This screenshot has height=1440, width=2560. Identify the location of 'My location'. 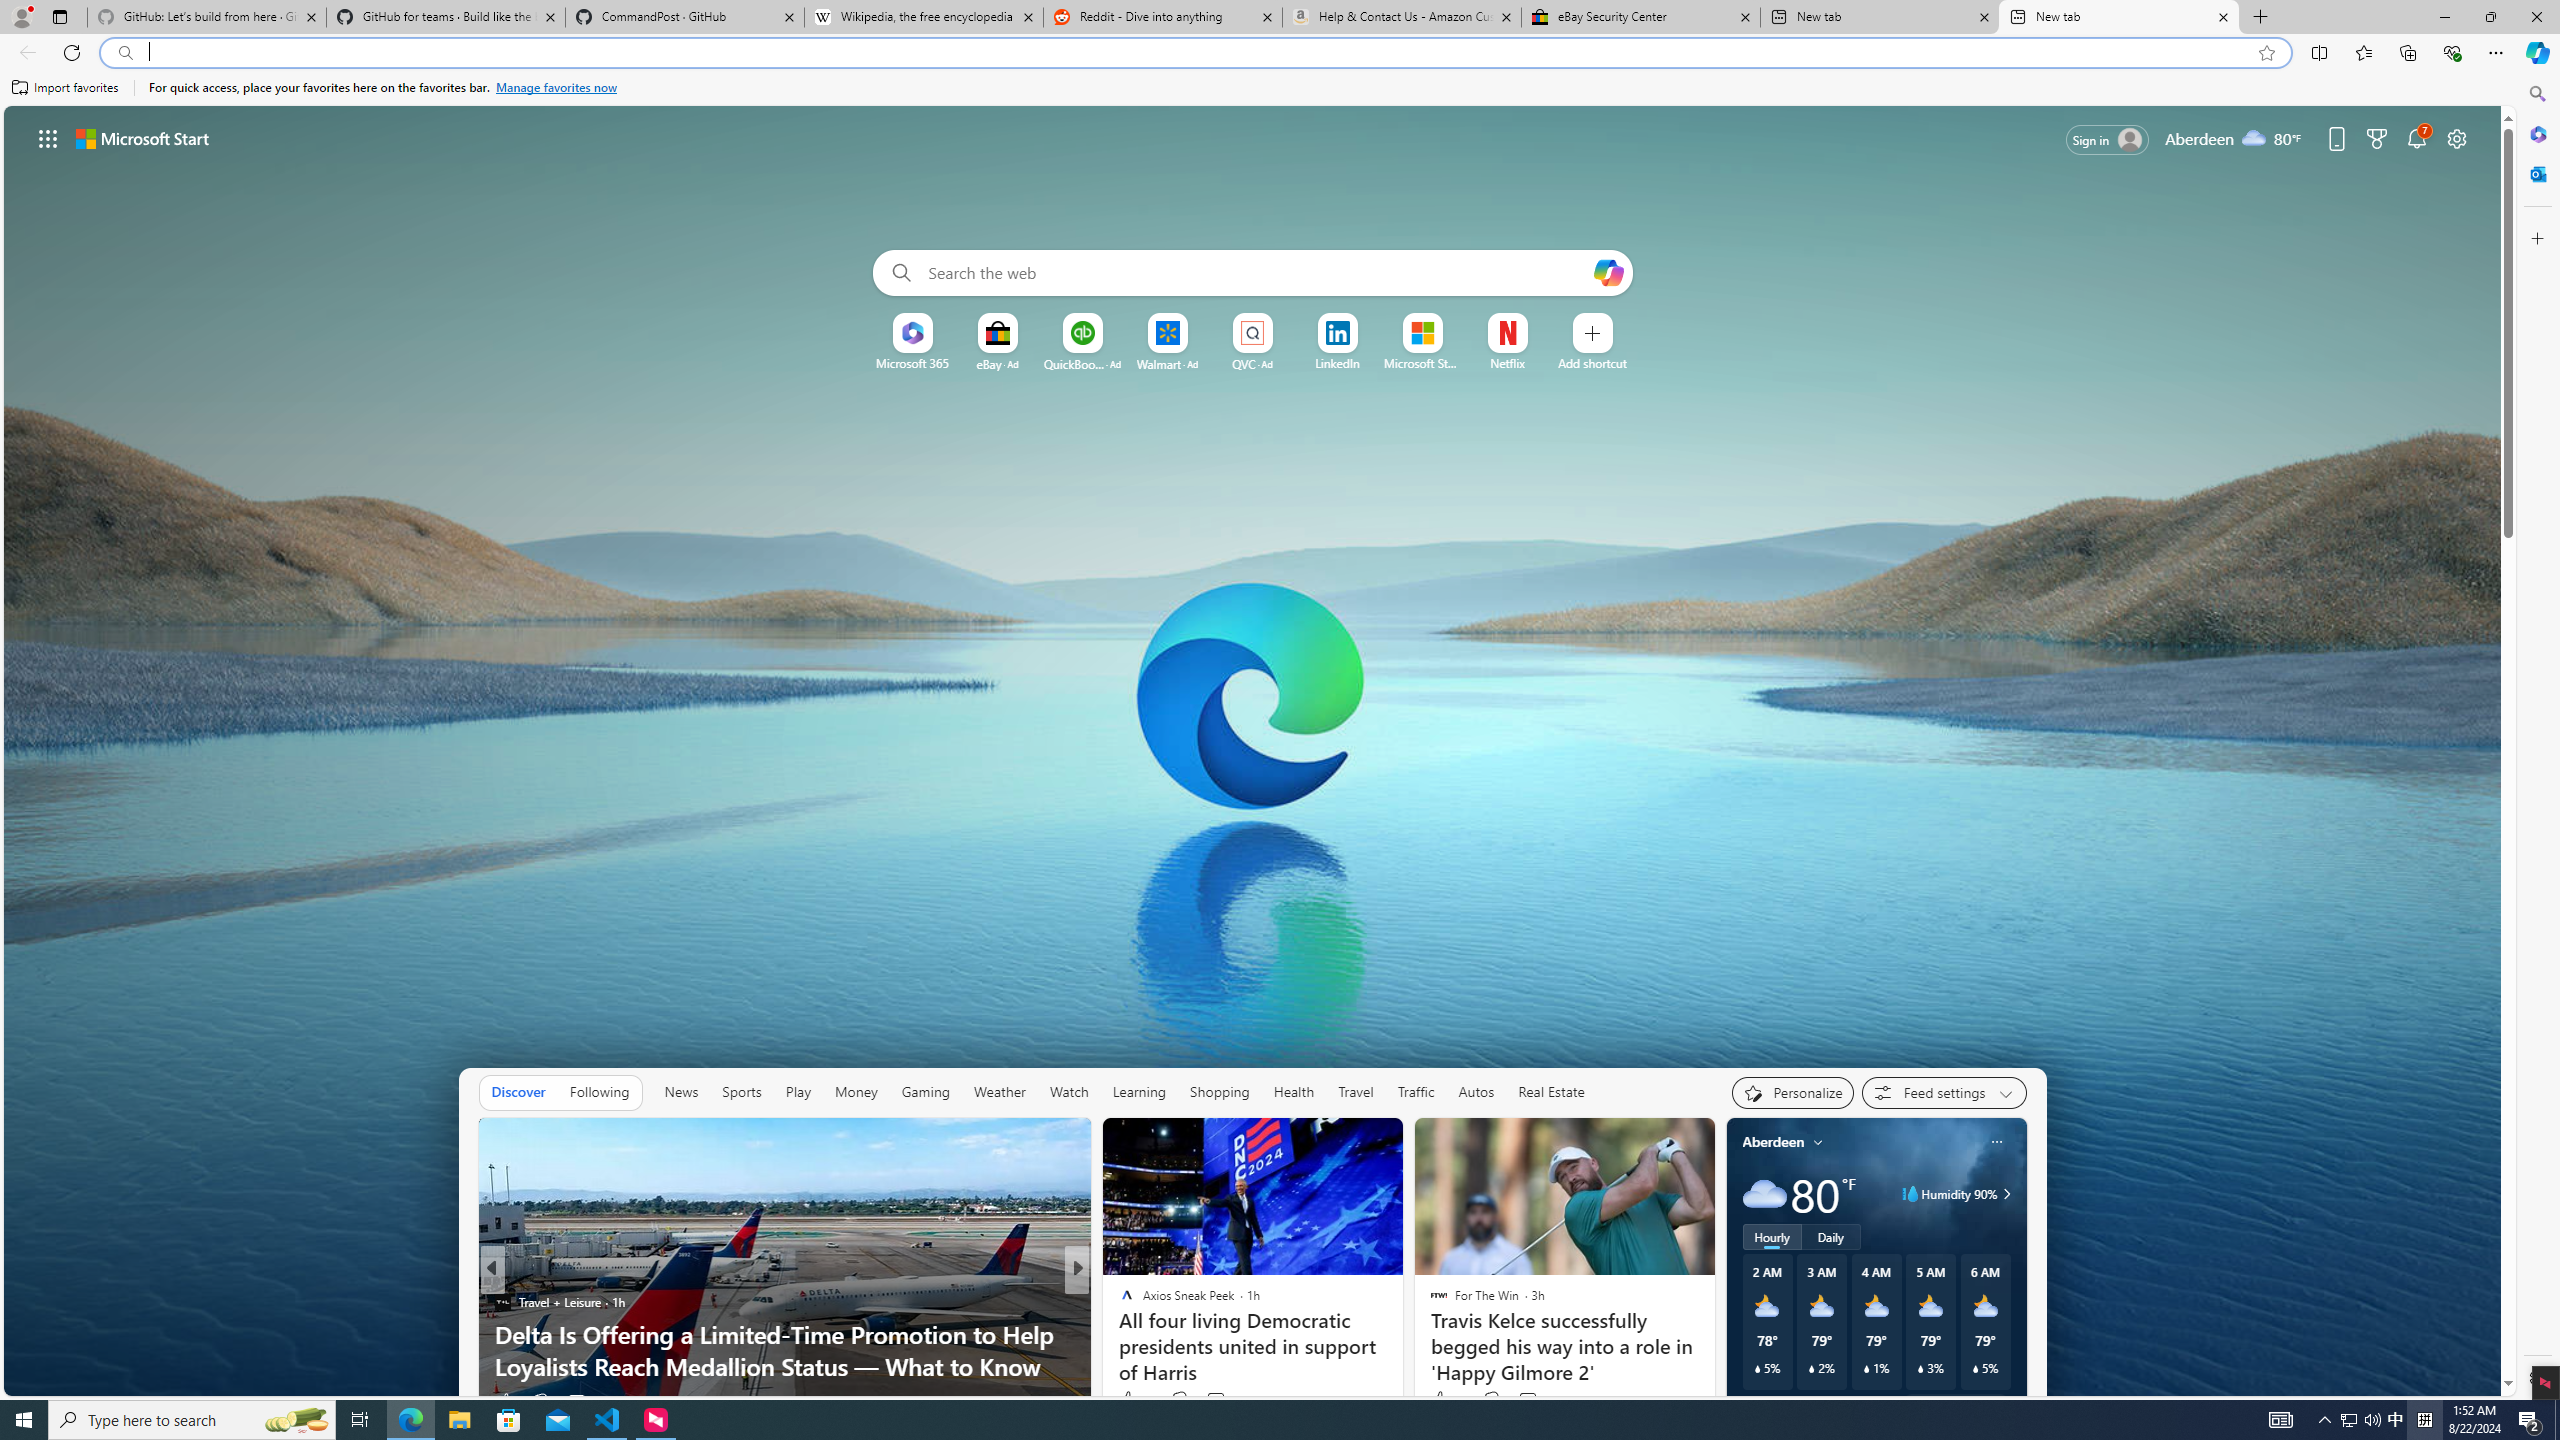
(1817, 1141).